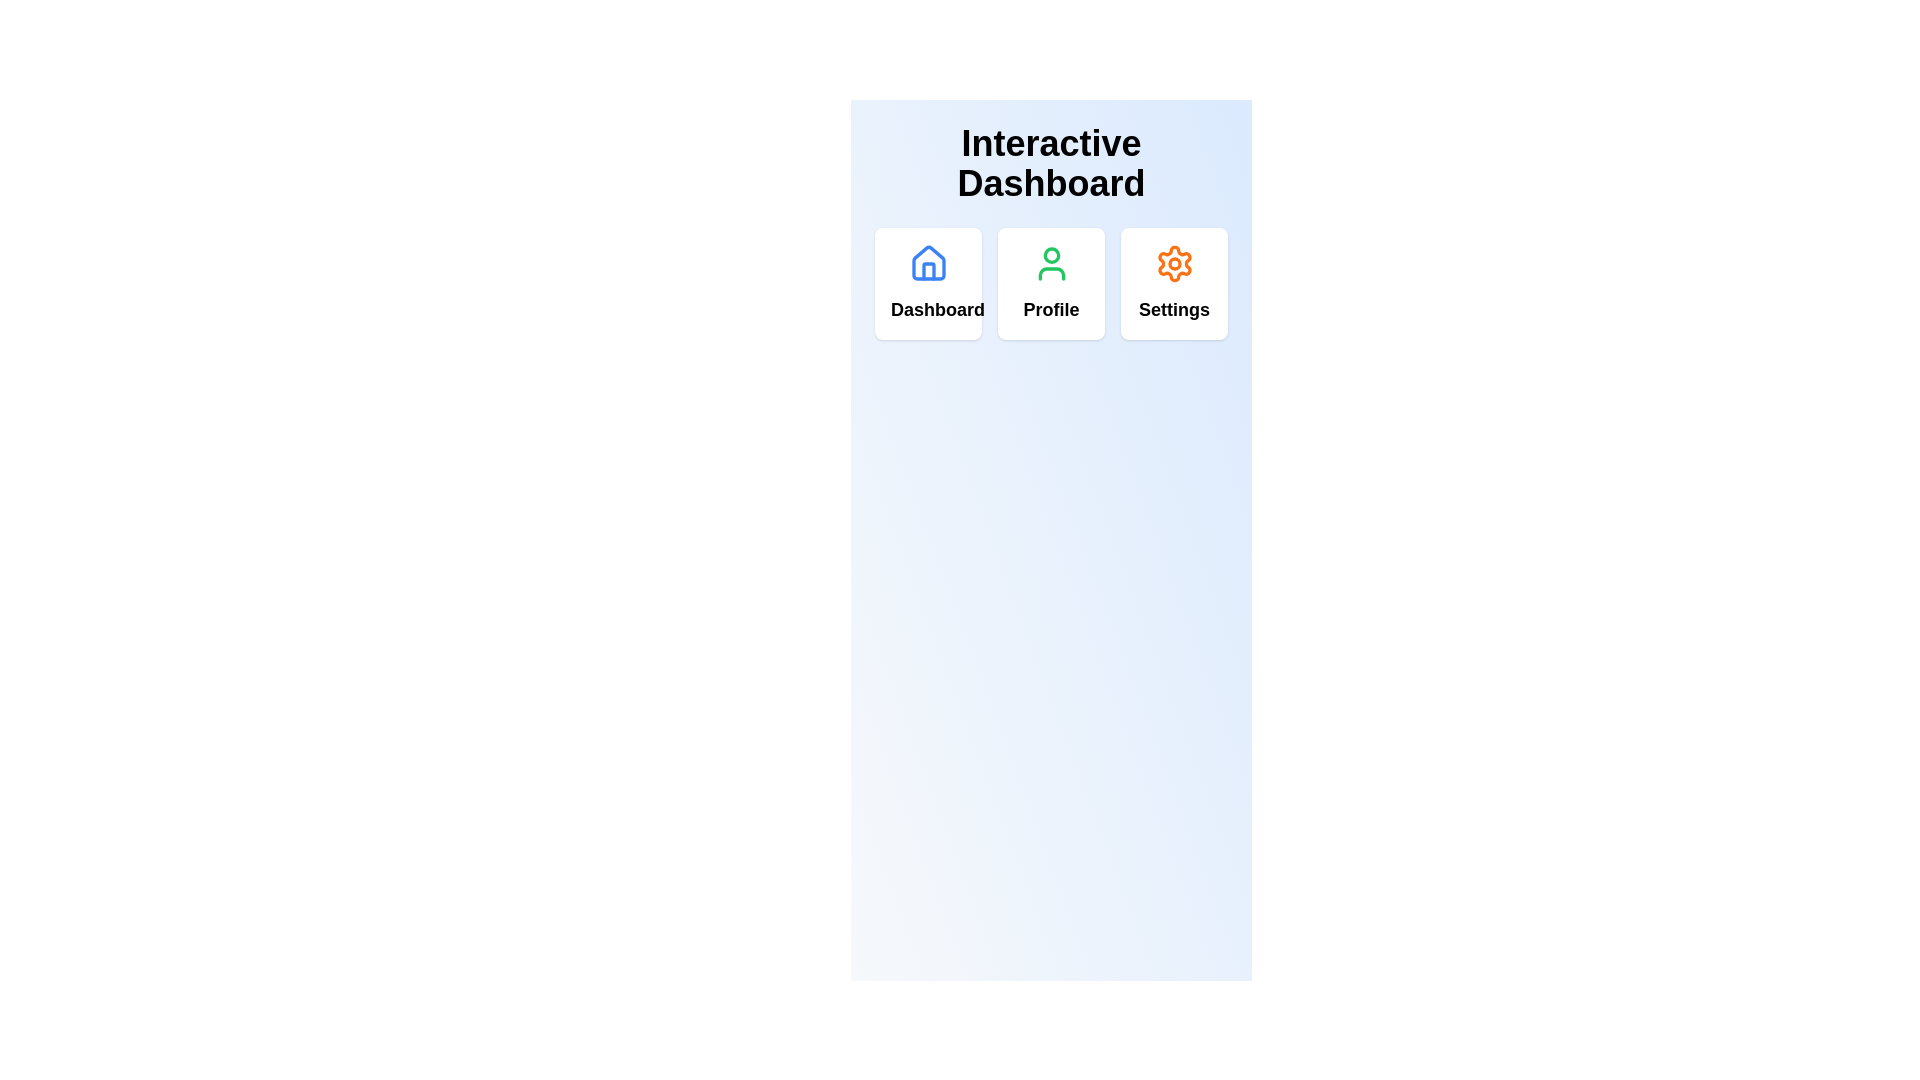 This screenshot has width=1920, height=1080. Describe the element at coordinates (1050, 262) in the screenshot. I see `the green person icon located in the central card under the 'Profile' label, which is styled with a circular head and semi-circular body` at that location.